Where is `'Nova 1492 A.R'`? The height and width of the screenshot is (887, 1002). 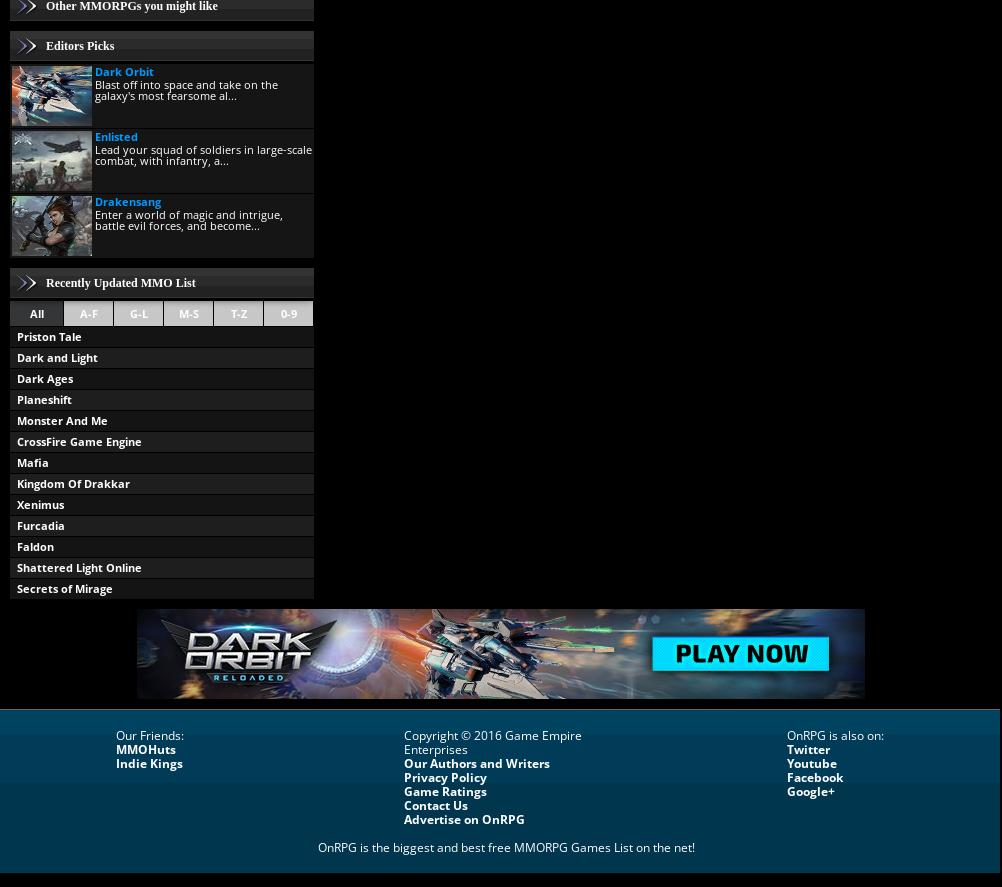
'Nova 1492 A.R' is located at coordinates (55, 649).